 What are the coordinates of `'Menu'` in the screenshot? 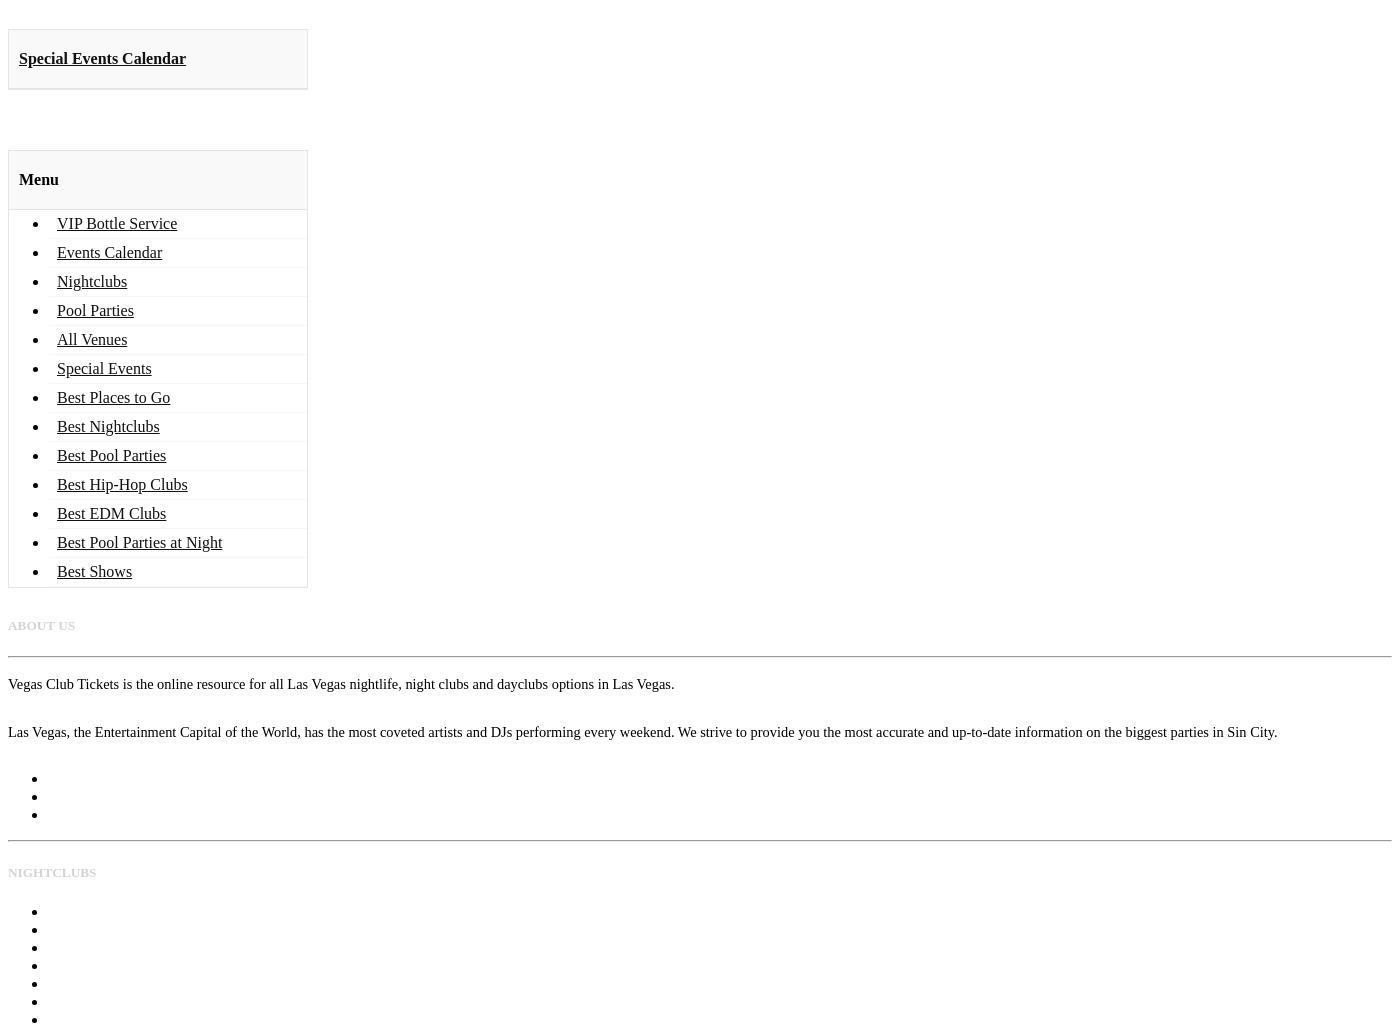 It's located at (39, 178).